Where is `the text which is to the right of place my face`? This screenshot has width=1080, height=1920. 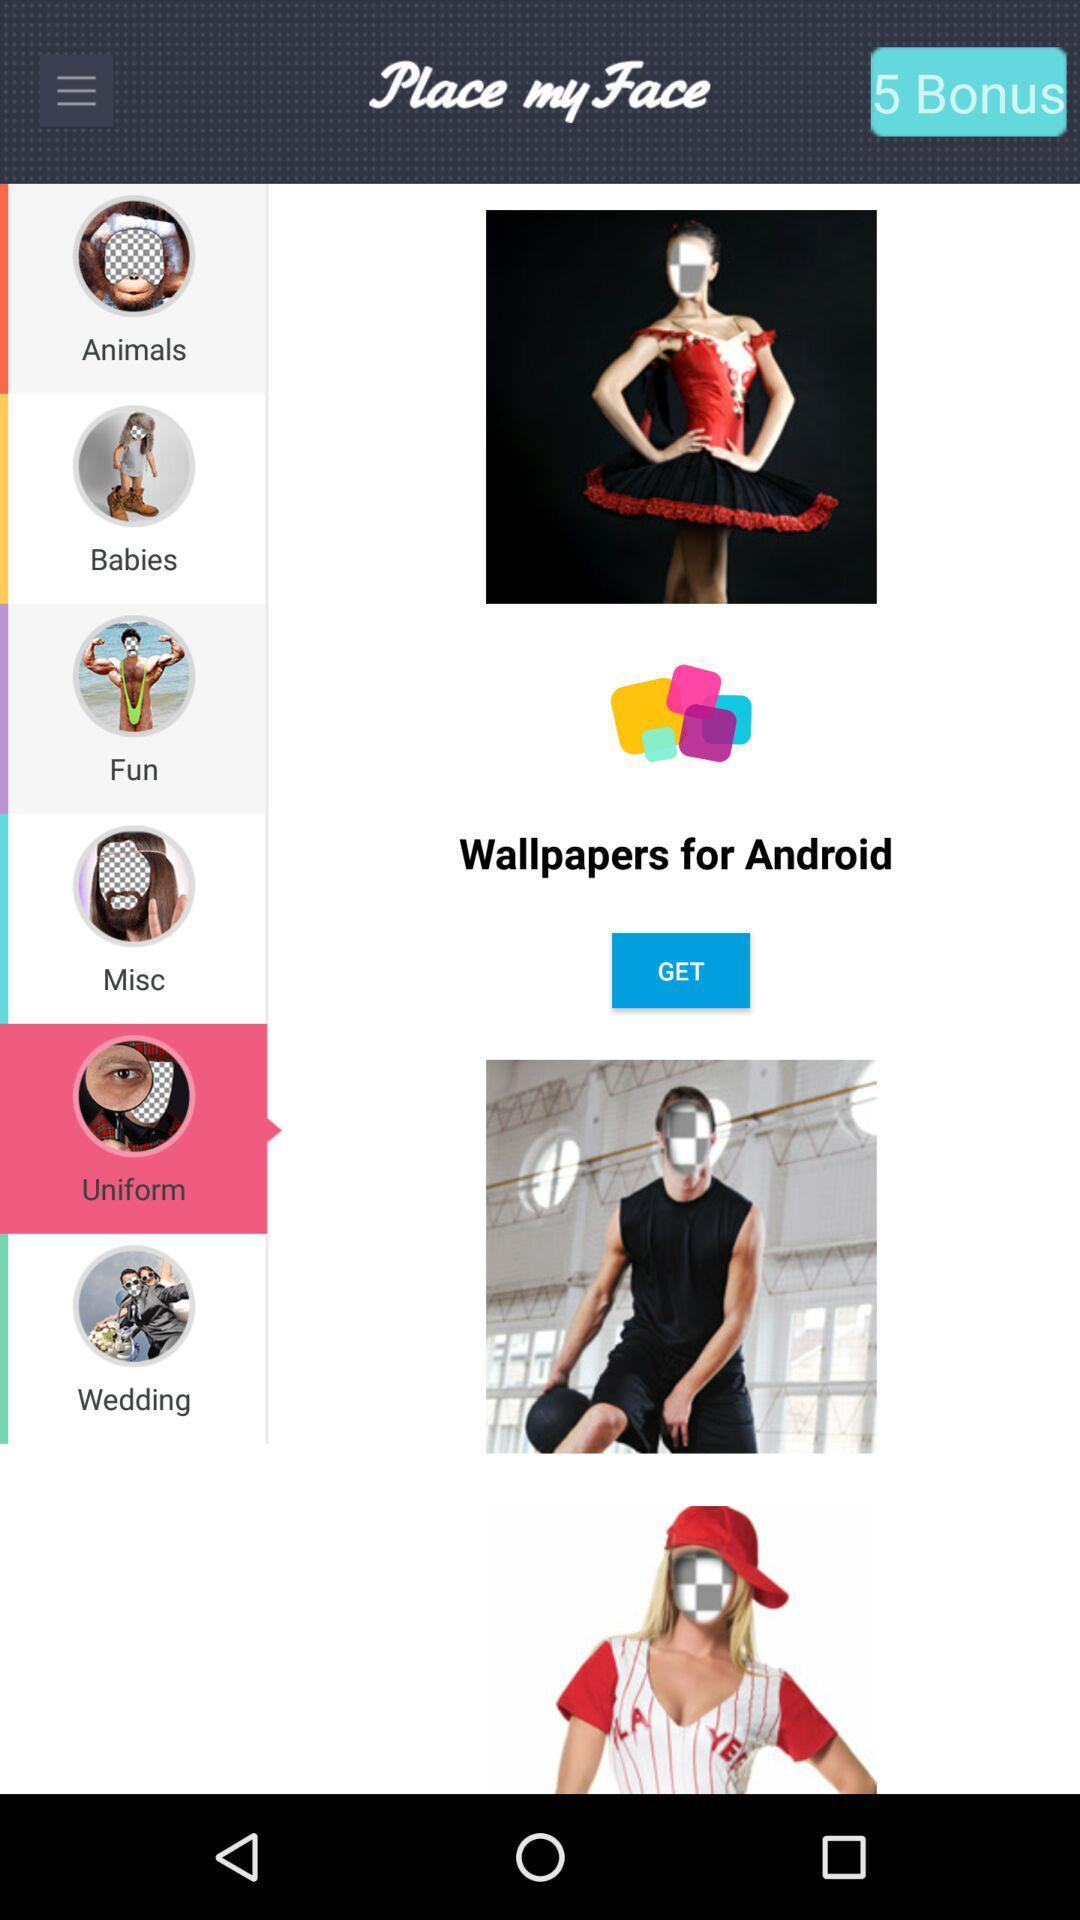 the text which is to the right of place my face is located at coordinates (967, 90).